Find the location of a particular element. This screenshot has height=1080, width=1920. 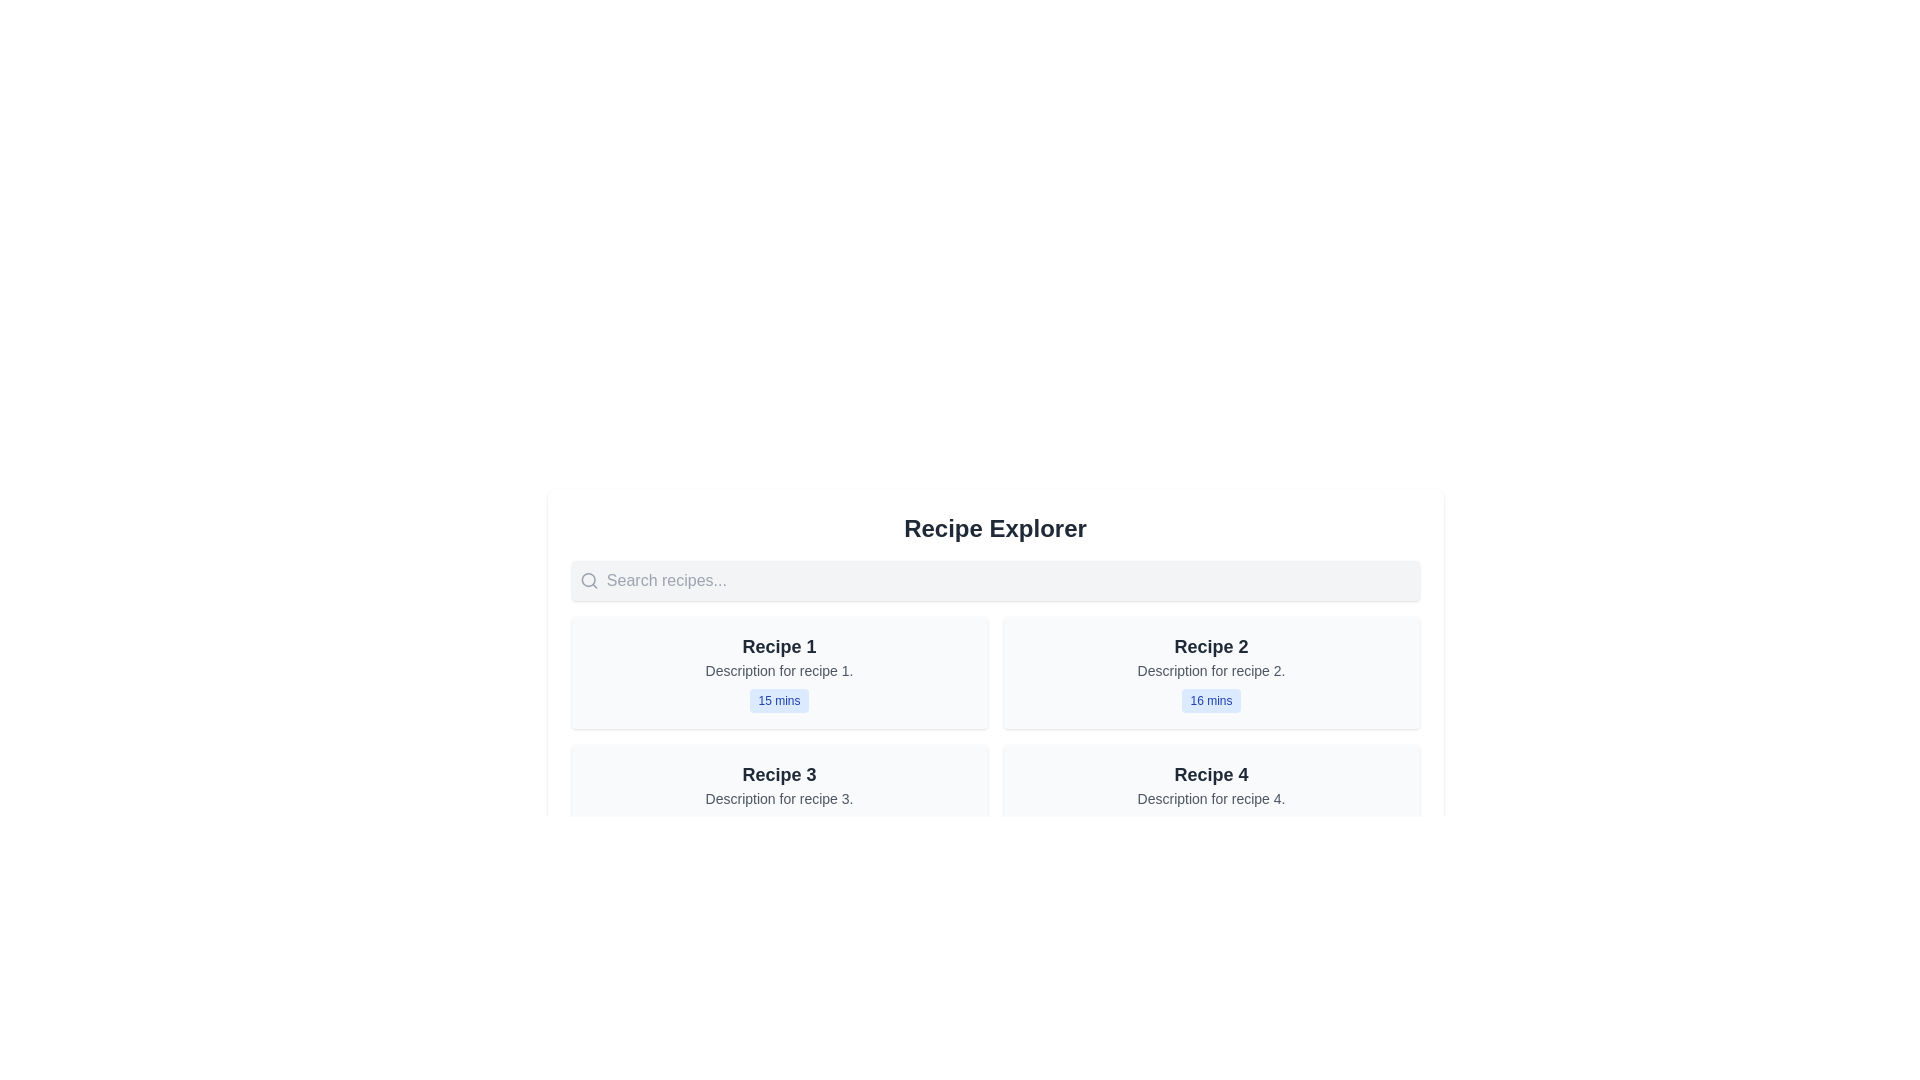

the label indicating the estimated time required for the associated recipe, located at the bottom of the first card in the grid layout is located at coordinates (778, 700).